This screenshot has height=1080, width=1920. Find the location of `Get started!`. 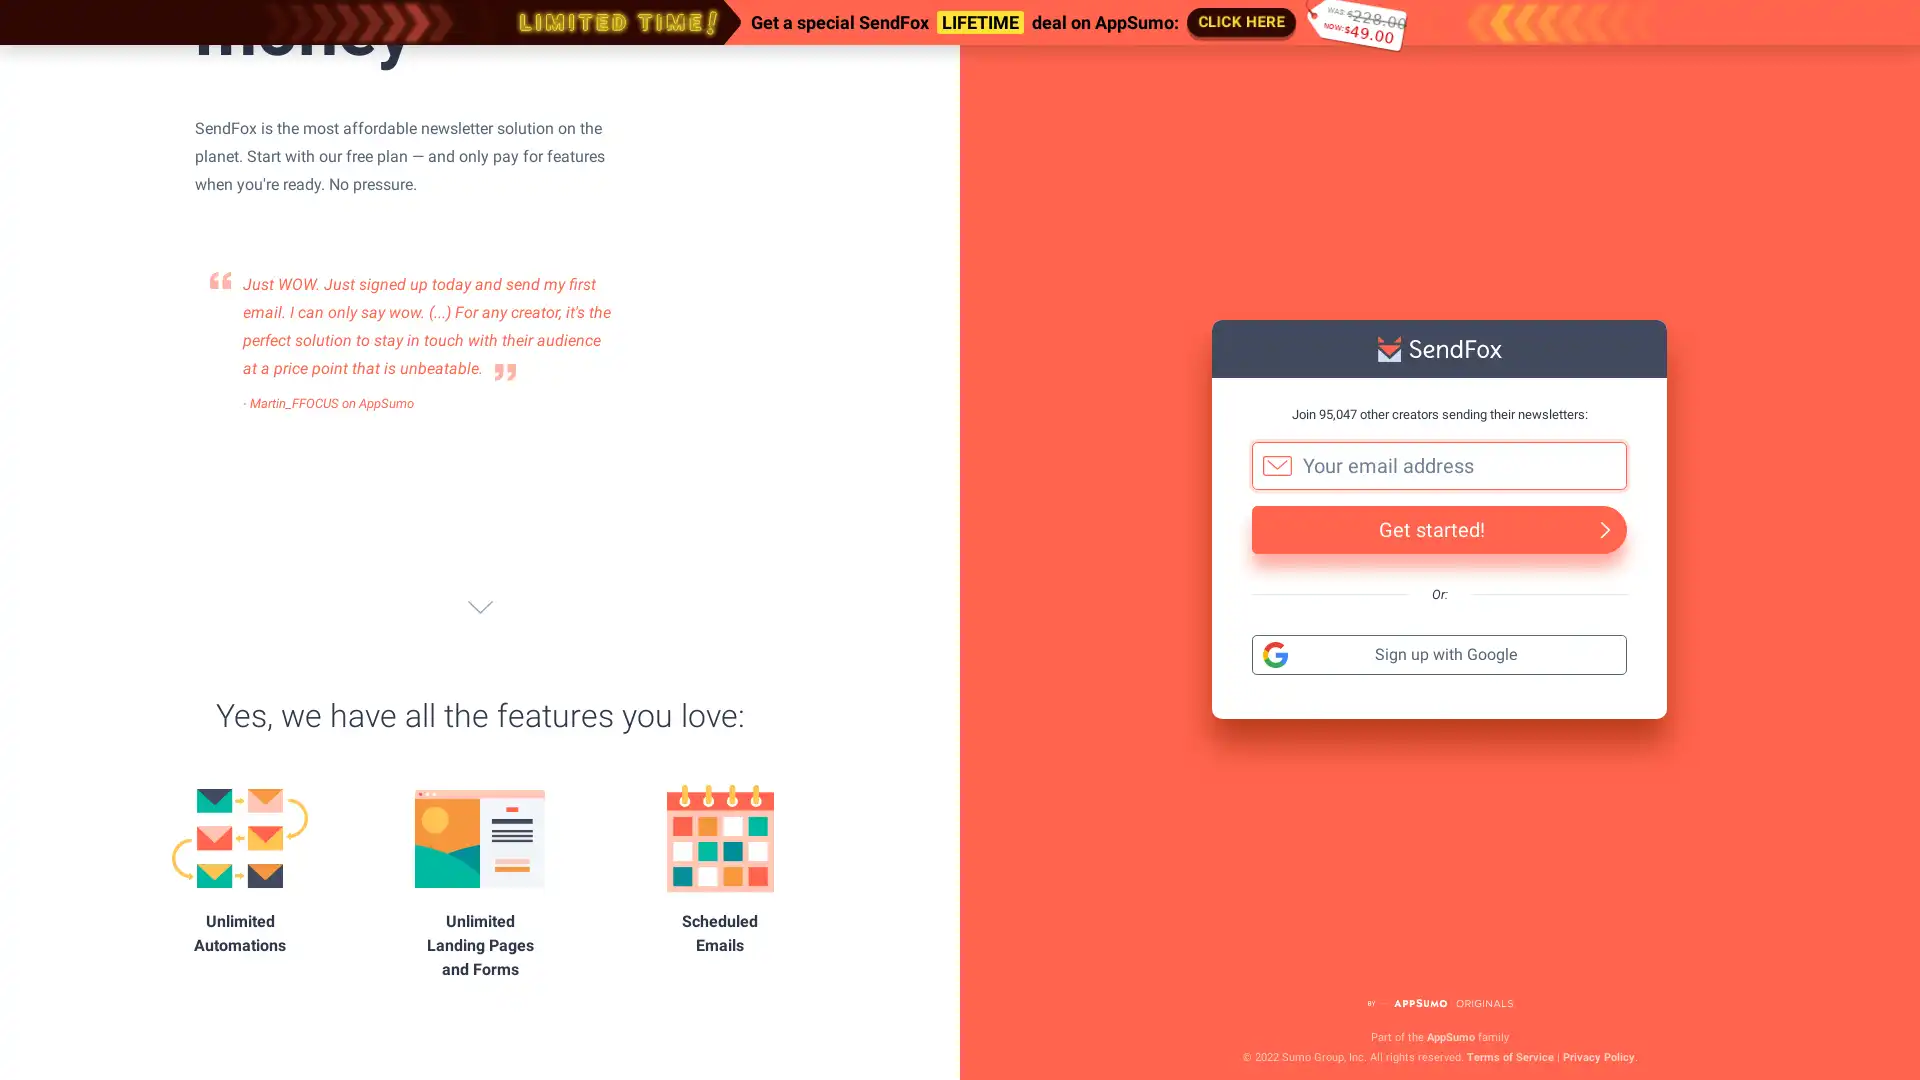

Get started! is located at coordinates (1438, 527).